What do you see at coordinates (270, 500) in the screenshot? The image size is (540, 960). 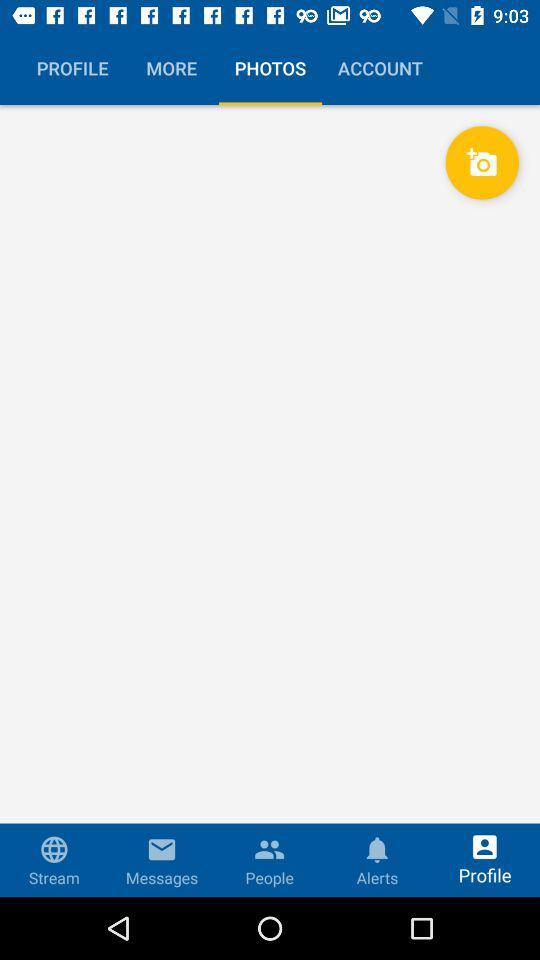 I see `the icon at the center` at bounding box center [270, 500].